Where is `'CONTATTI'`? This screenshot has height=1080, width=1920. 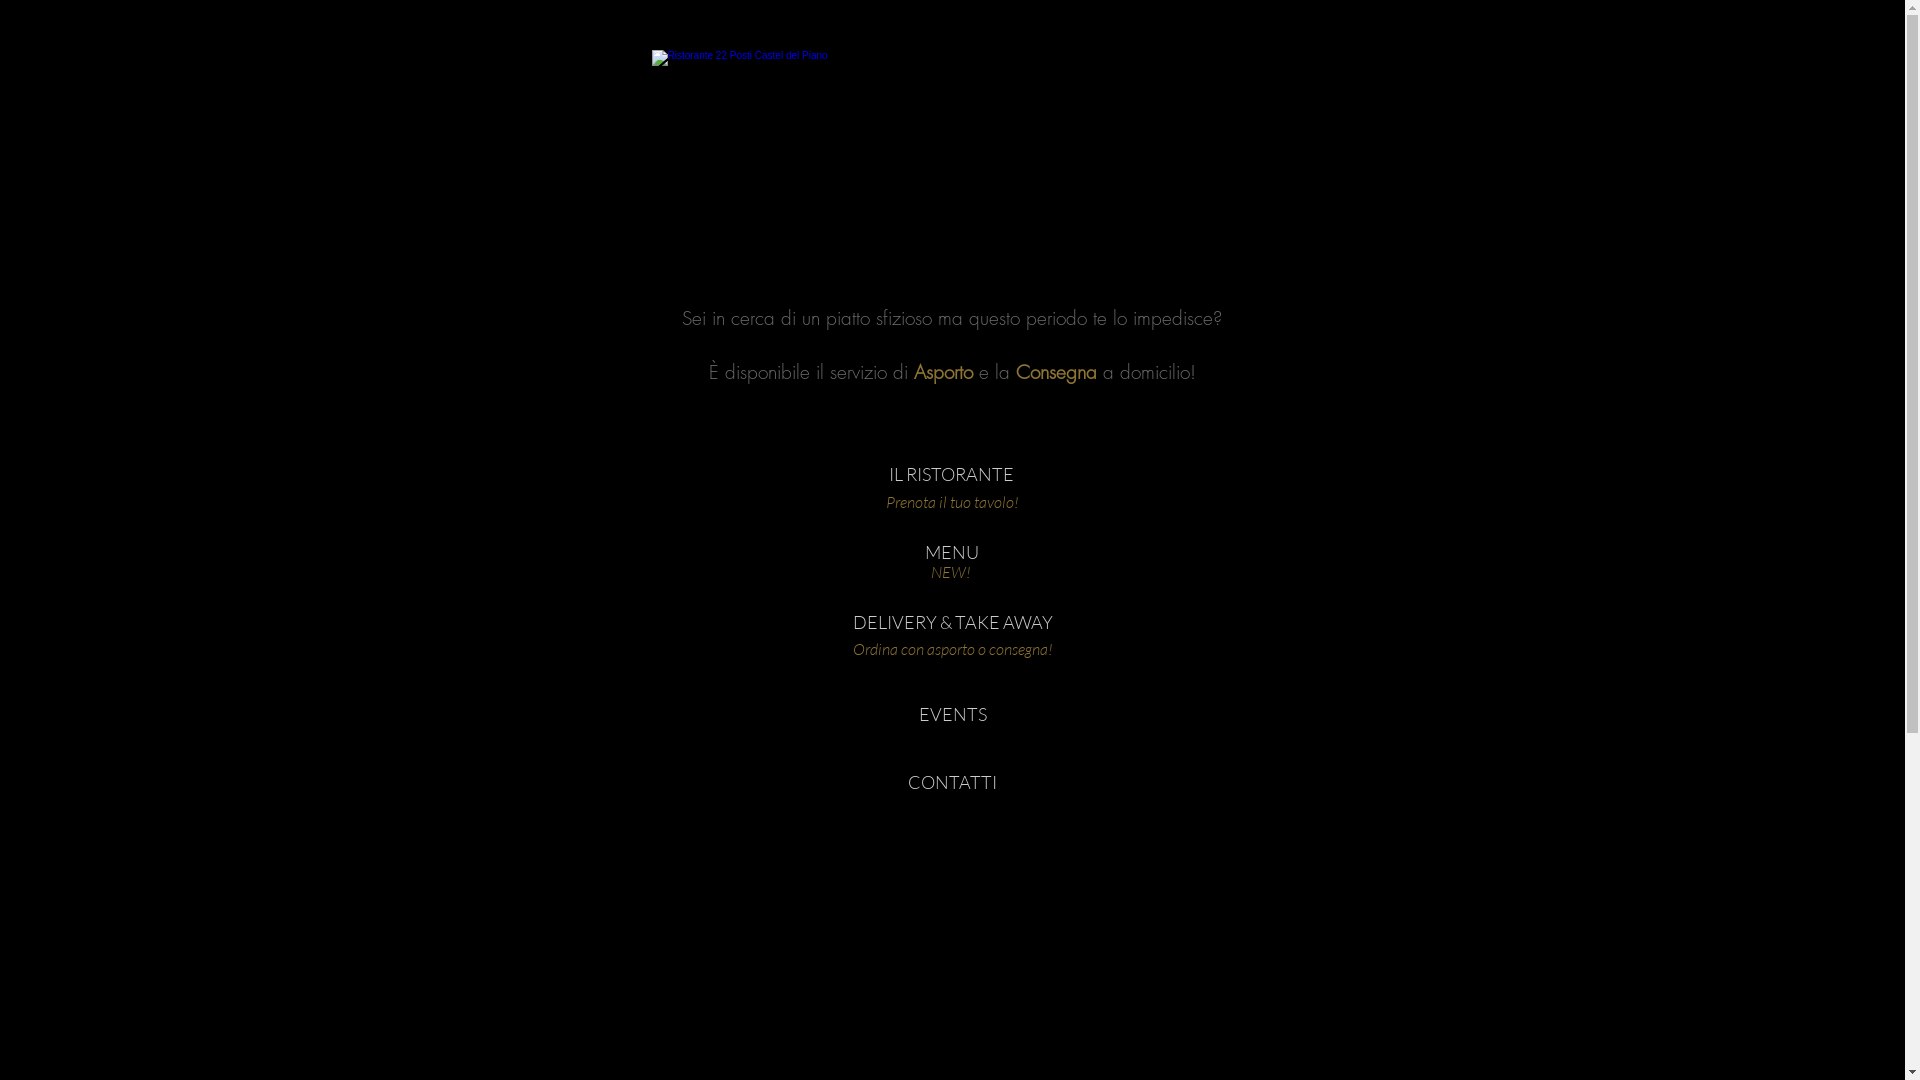 'CONTATTI' is located at coordinates (859, 782).